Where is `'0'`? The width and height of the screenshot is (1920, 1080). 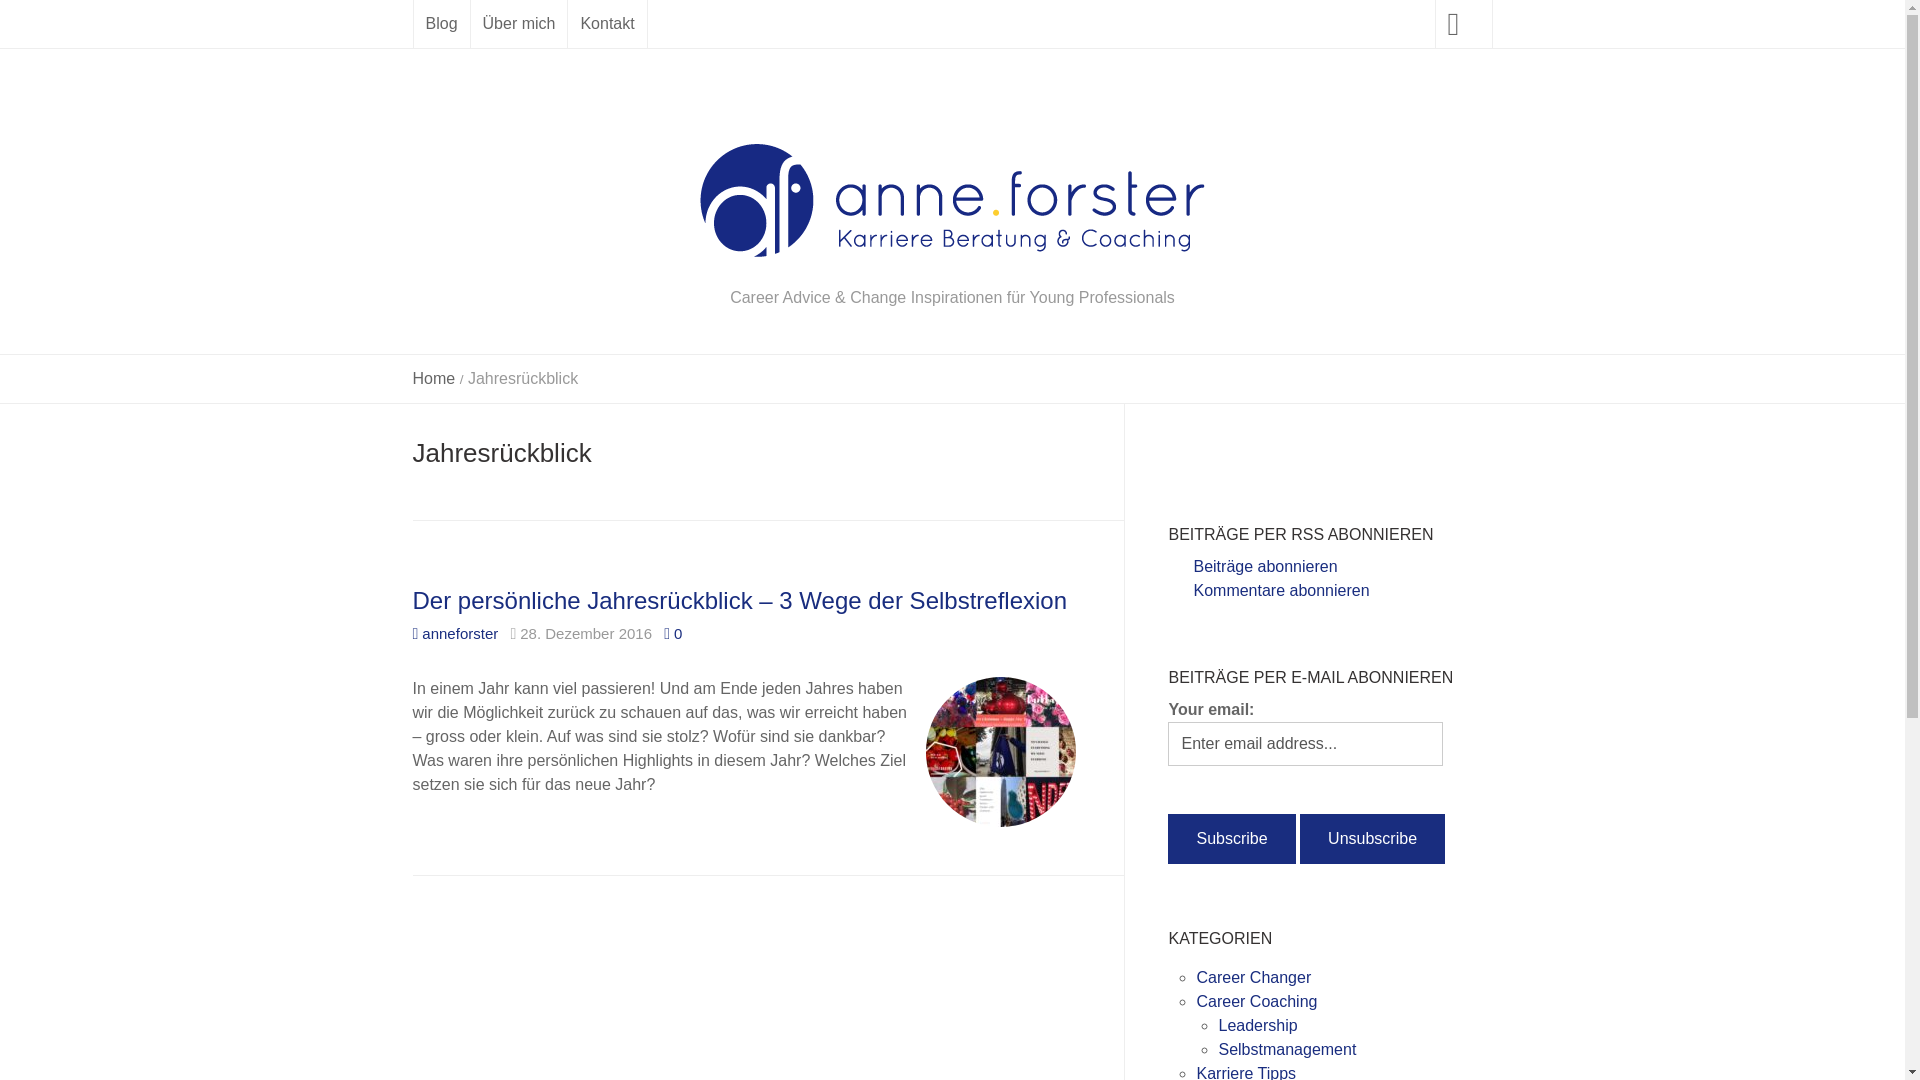
'0' is located at coordinates (672, 634).